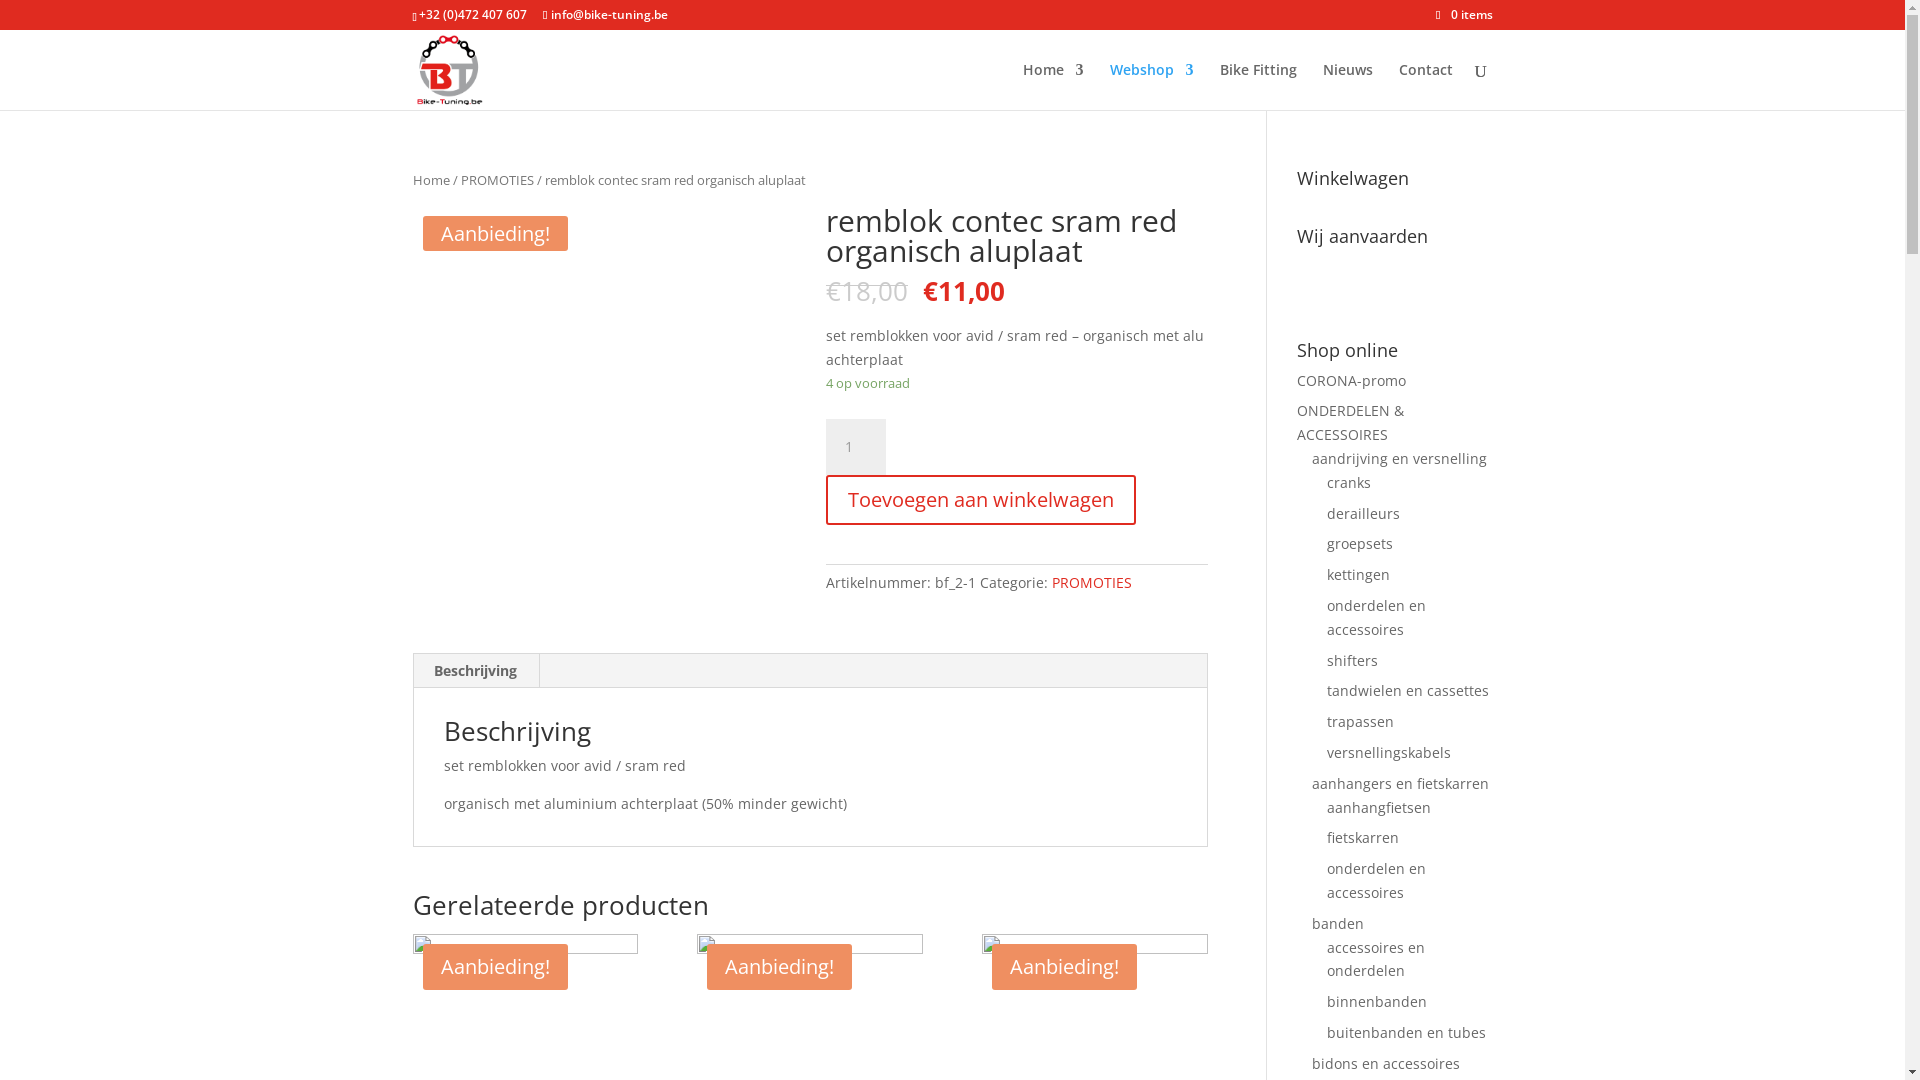  What do you see at coordinates (1359, 543) in the screenshot?
I see `'groepsets'` at bounding box center [1359, 543].